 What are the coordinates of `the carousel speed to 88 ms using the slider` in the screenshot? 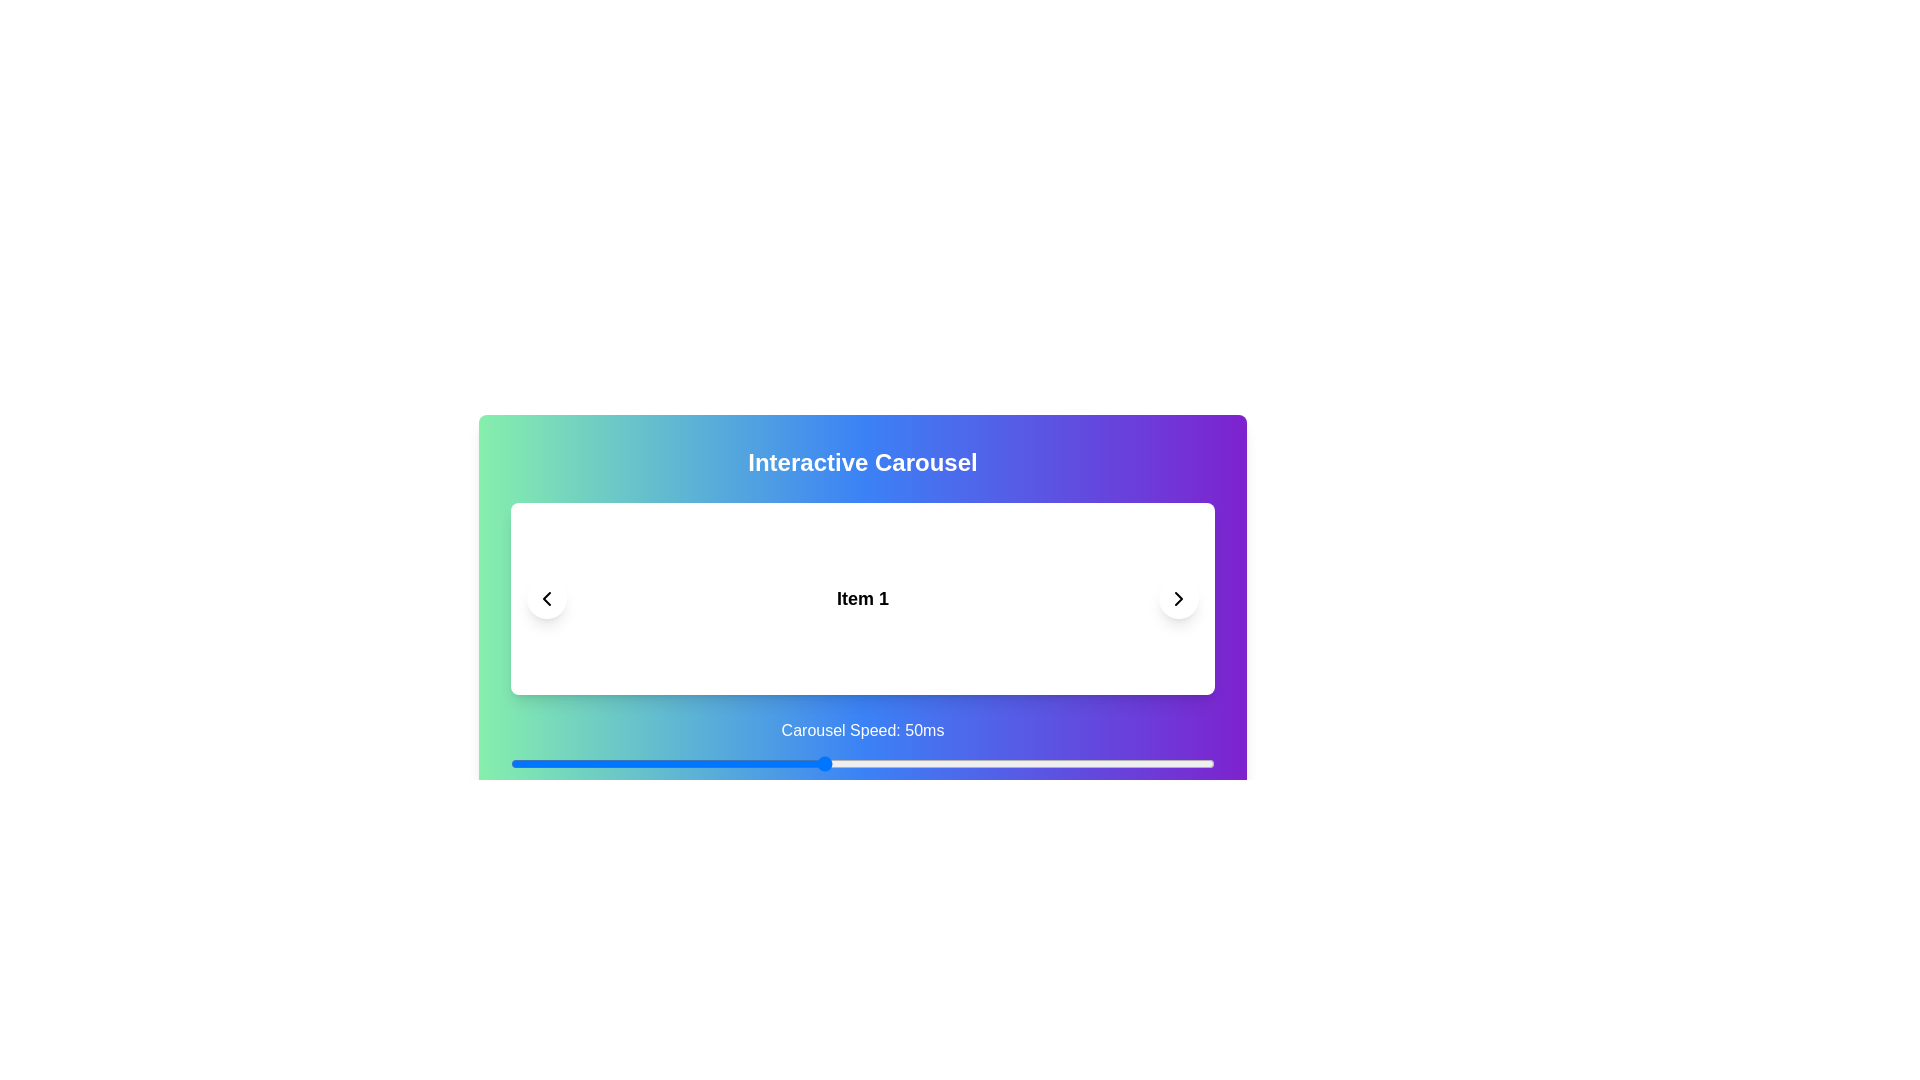 It's located at (1121, 763).